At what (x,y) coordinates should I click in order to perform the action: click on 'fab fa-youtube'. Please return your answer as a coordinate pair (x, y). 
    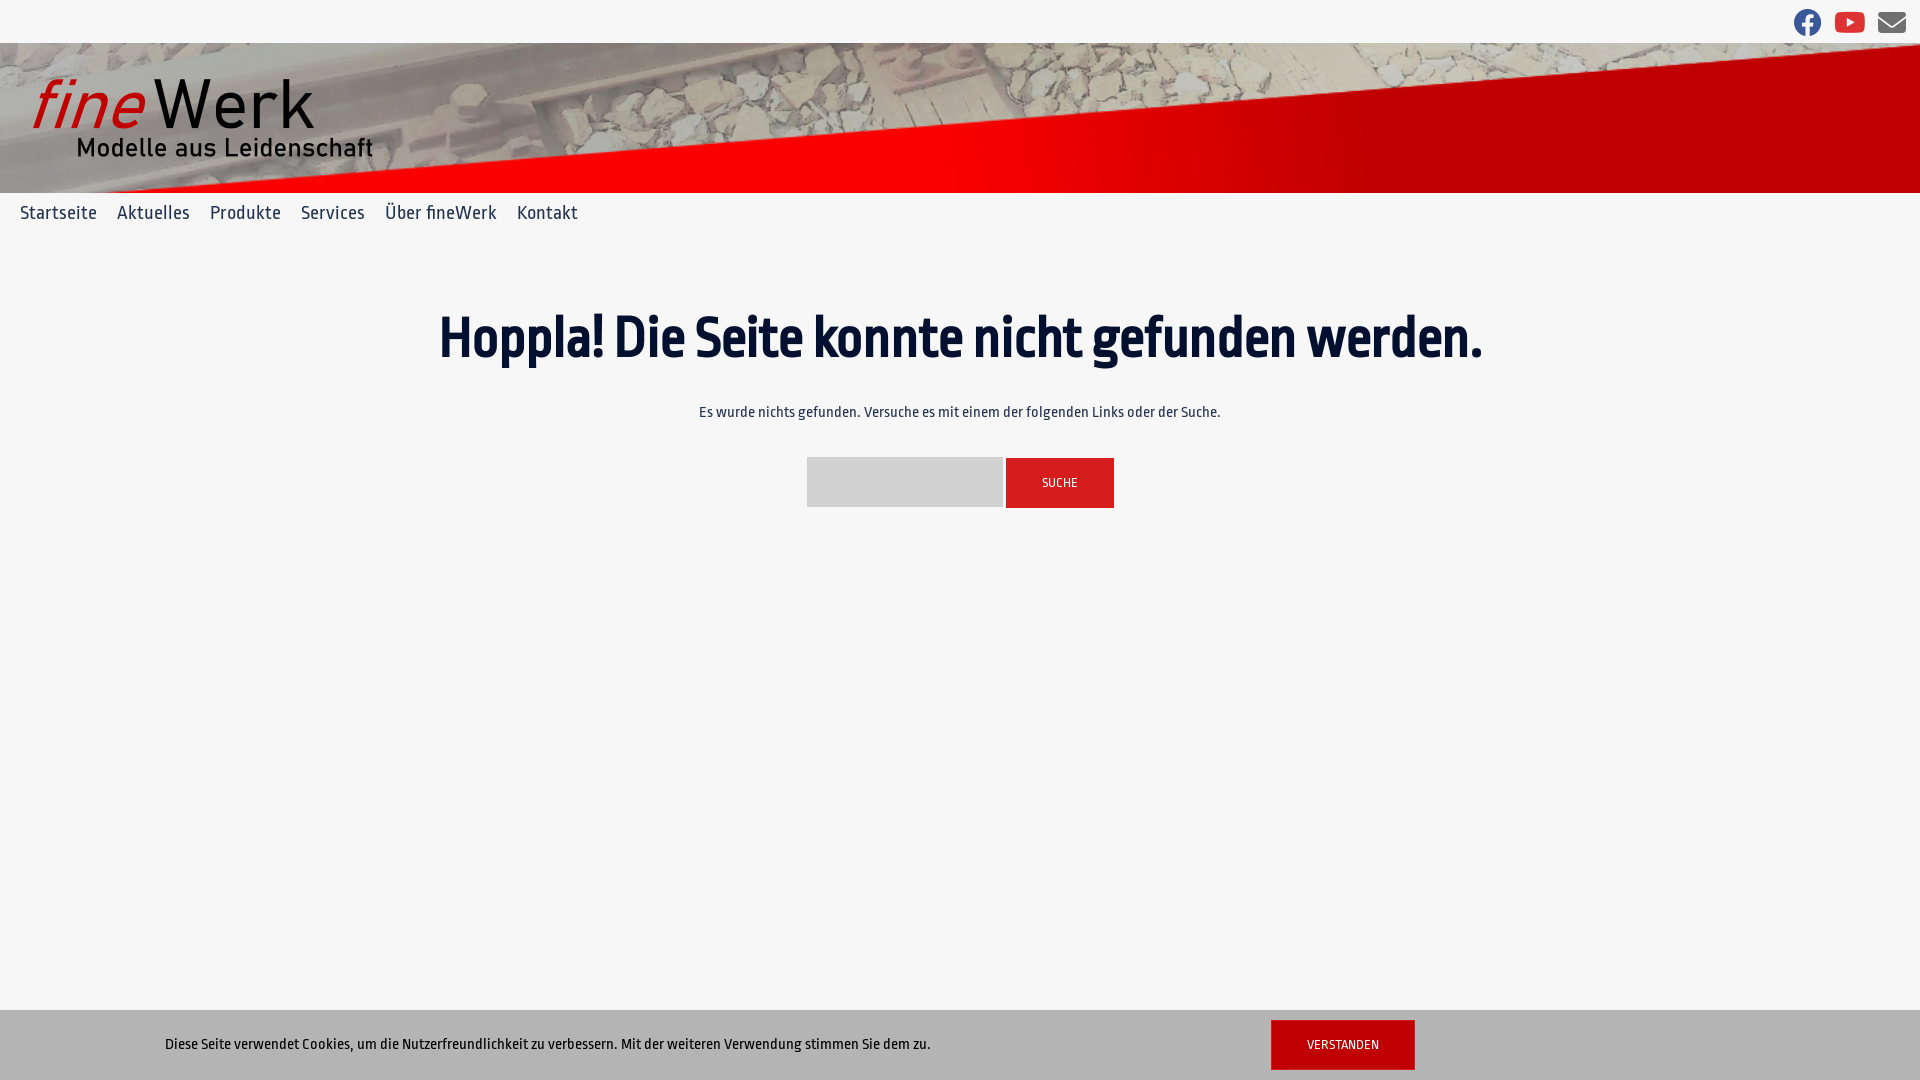
    Looking at the image, I should click on (1848, 28).